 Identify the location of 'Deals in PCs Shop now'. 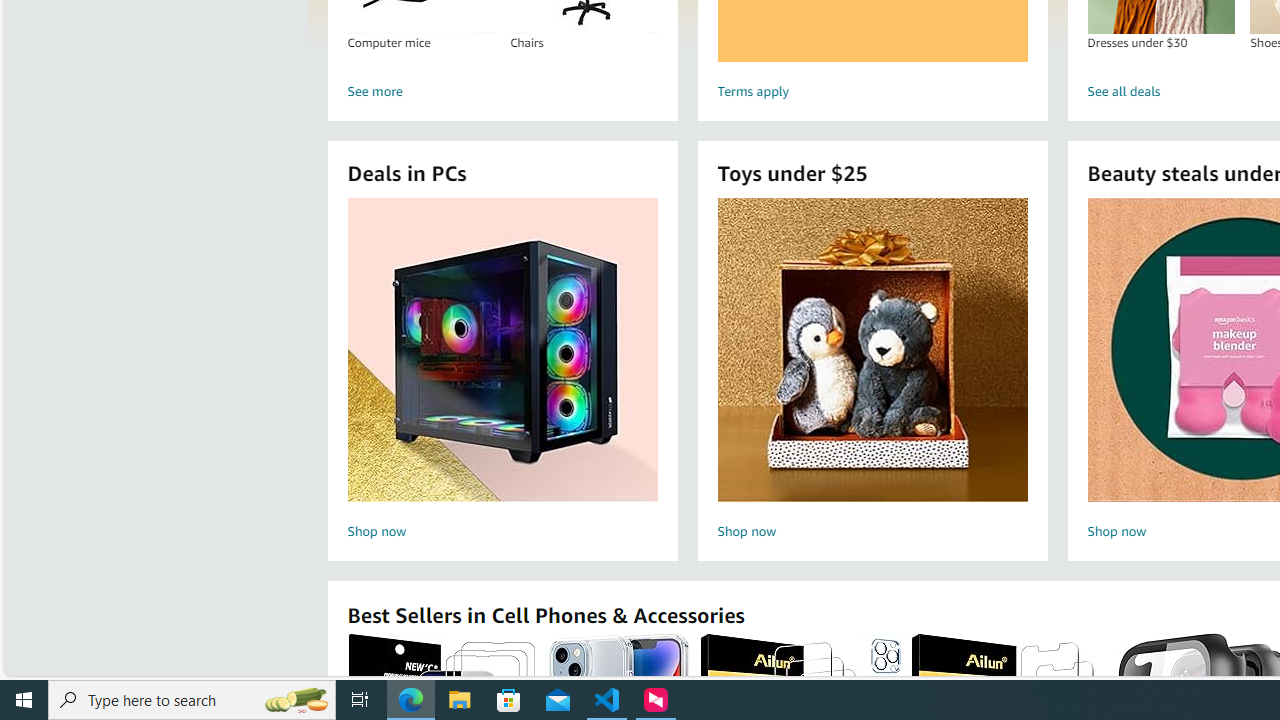
(502, 371).